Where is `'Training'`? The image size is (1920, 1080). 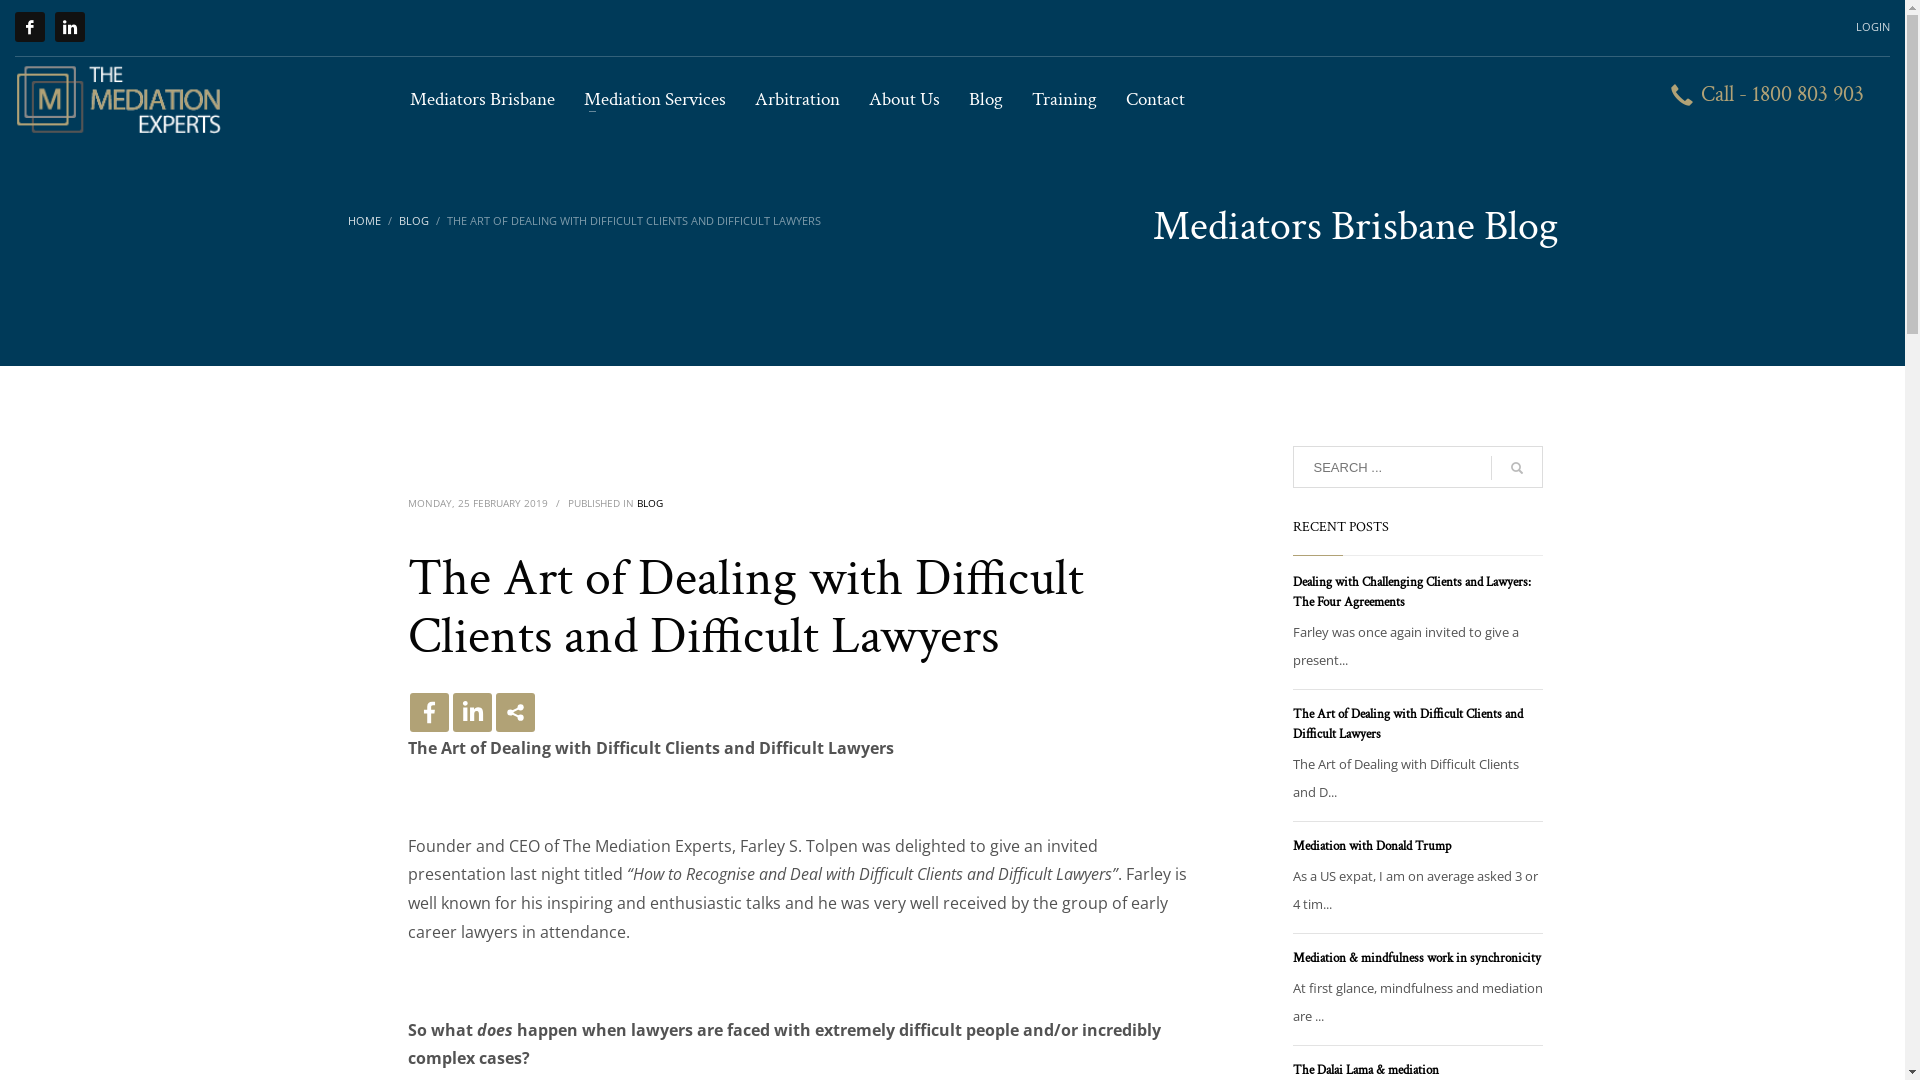
'Training' is located at coordinates (1019, 100).